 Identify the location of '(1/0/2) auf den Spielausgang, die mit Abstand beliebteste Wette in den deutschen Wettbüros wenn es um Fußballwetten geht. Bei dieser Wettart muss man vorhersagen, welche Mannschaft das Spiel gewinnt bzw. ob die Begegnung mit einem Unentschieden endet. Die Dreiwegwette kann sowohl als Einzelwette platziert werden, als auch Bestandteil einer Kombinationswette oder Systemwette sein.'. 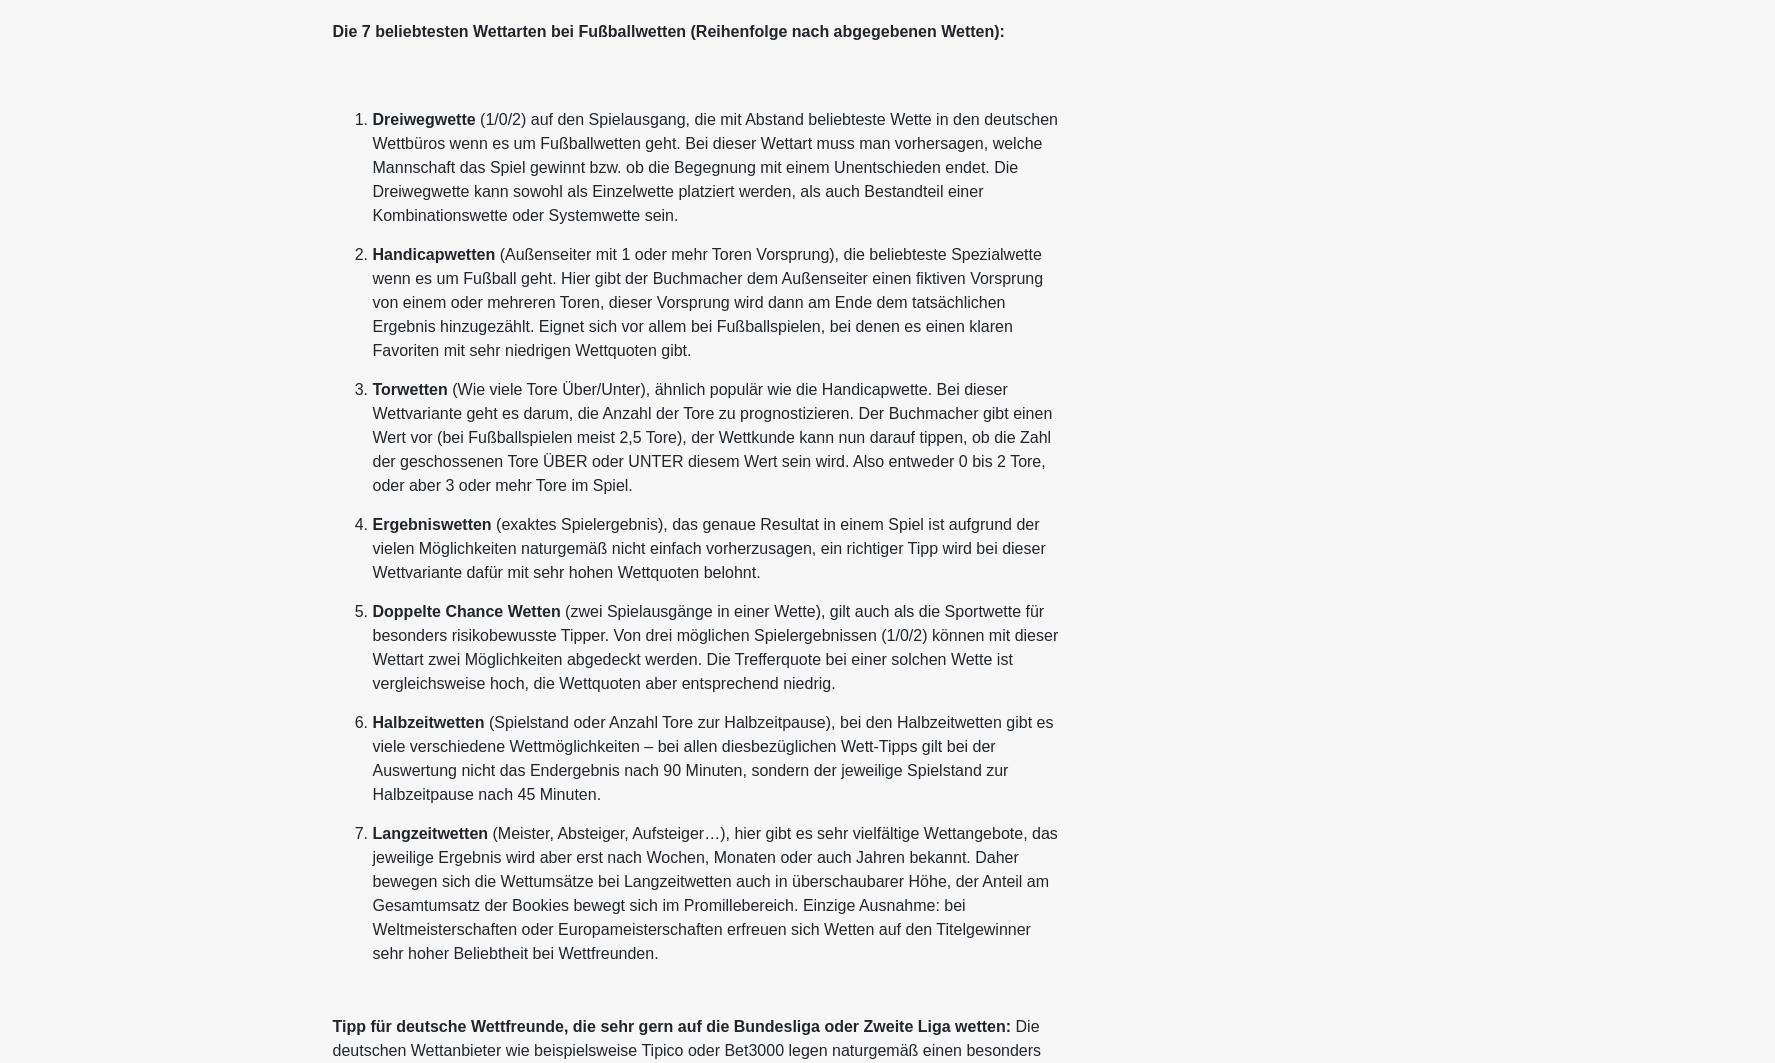
(713, 167).